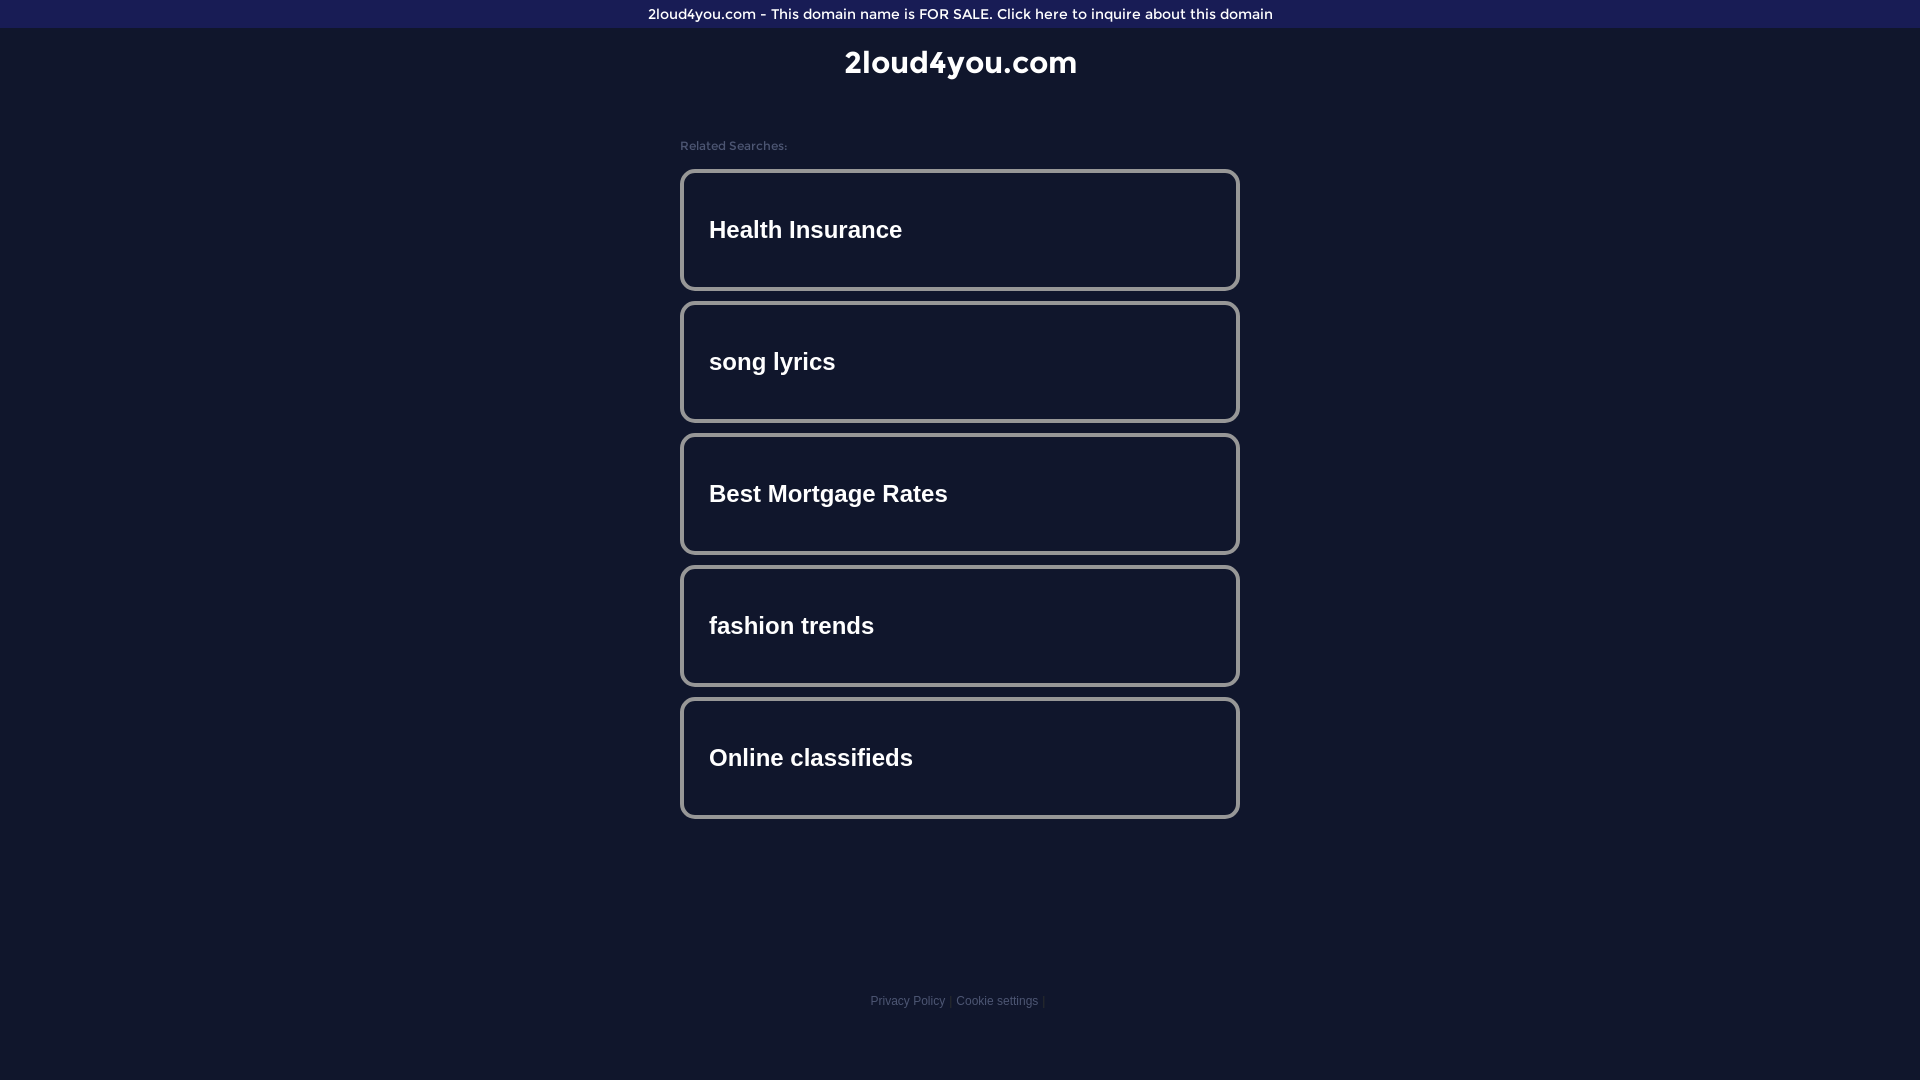  Describe the element at coordinates (844, 61) in the screenshot. I see `'2loud4you.com'` at that location.